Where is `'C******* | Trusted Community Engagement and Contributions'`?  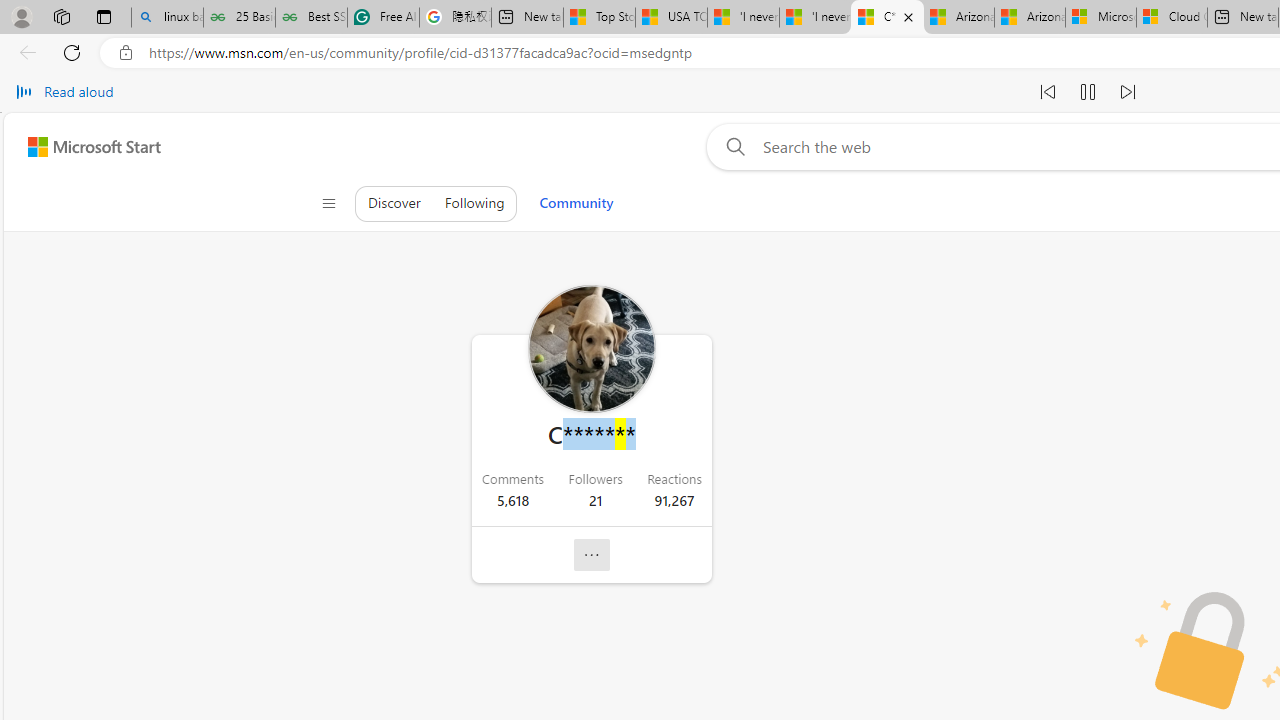 'C******* | Trusted Community Engagement and Contributions' is located at coordinates (886, 17).